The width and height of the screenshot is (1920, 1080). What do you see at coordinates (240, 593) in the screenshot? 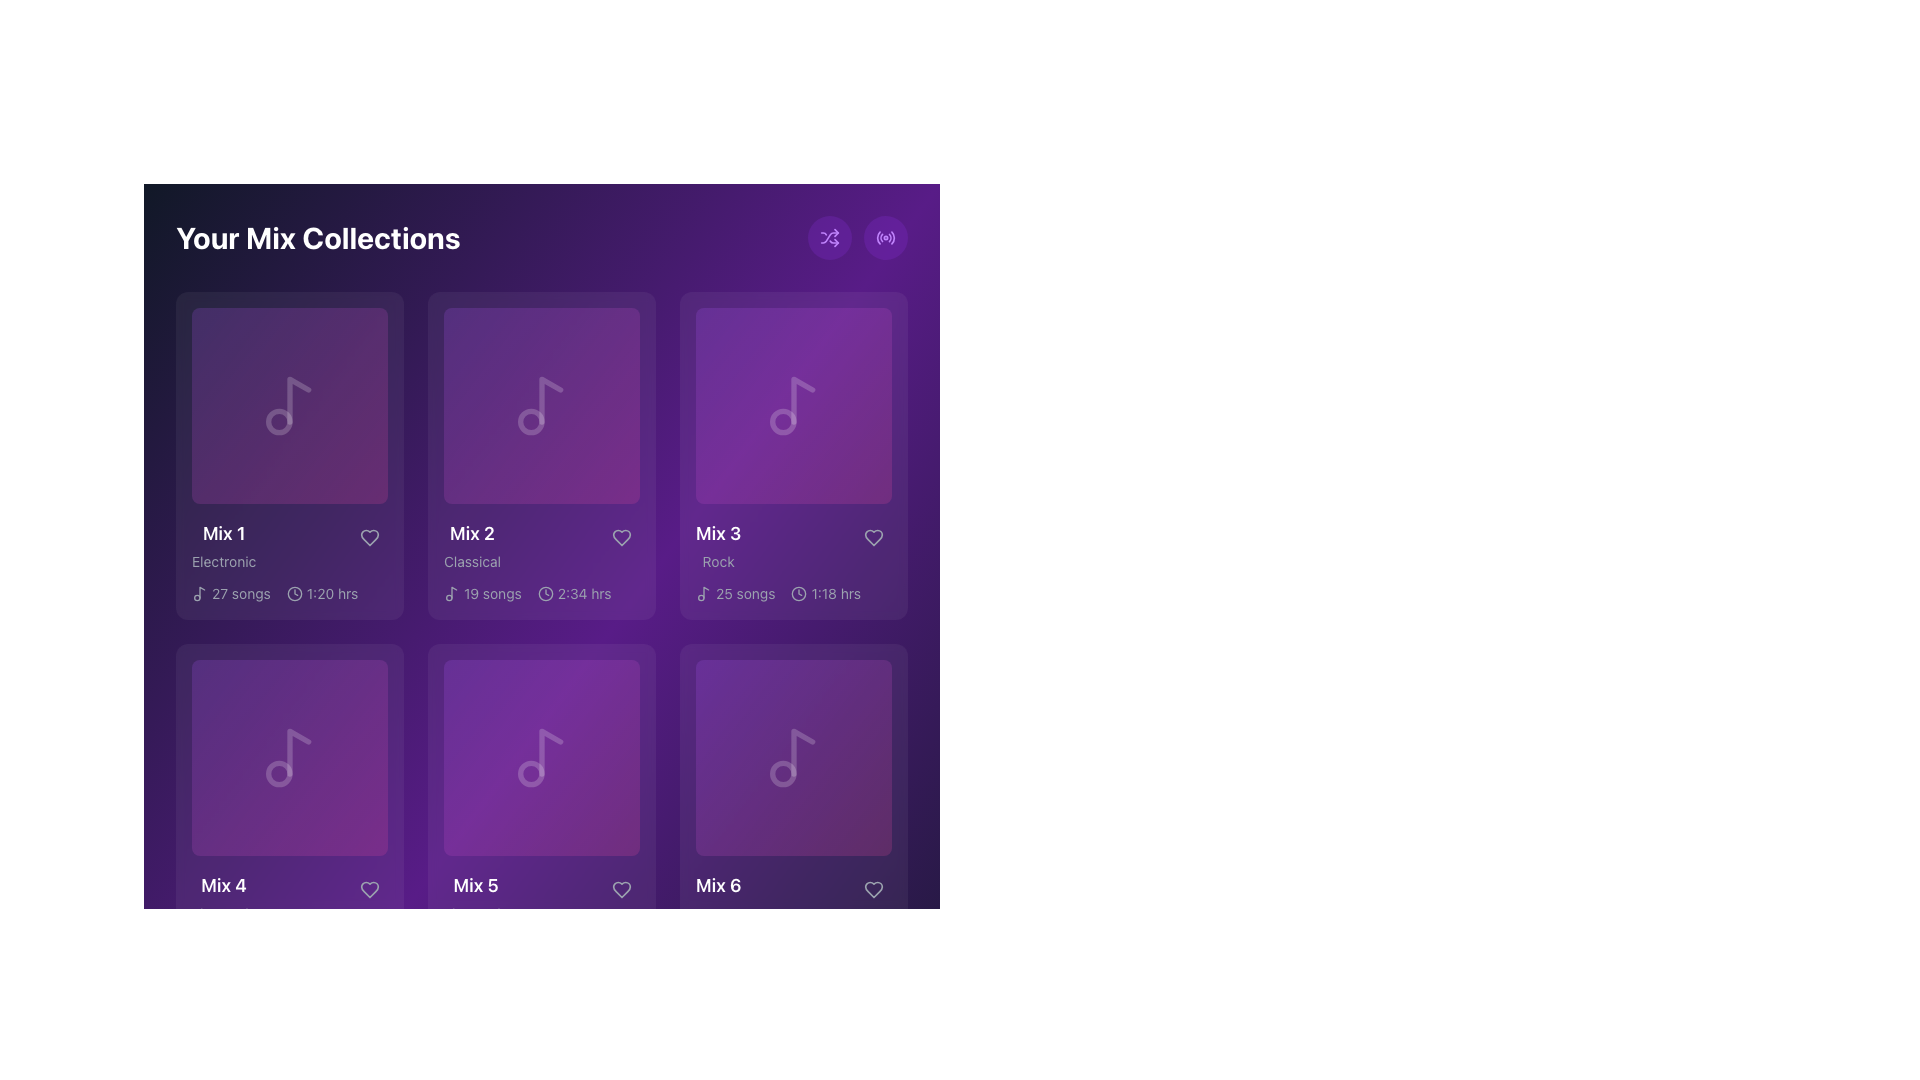
I see `text displaying the number of songs in the 'Mix 1' section of the 'Your Mix Collections' grid layout, located in the lower left corner of the section` at bounding box center [240, 593].